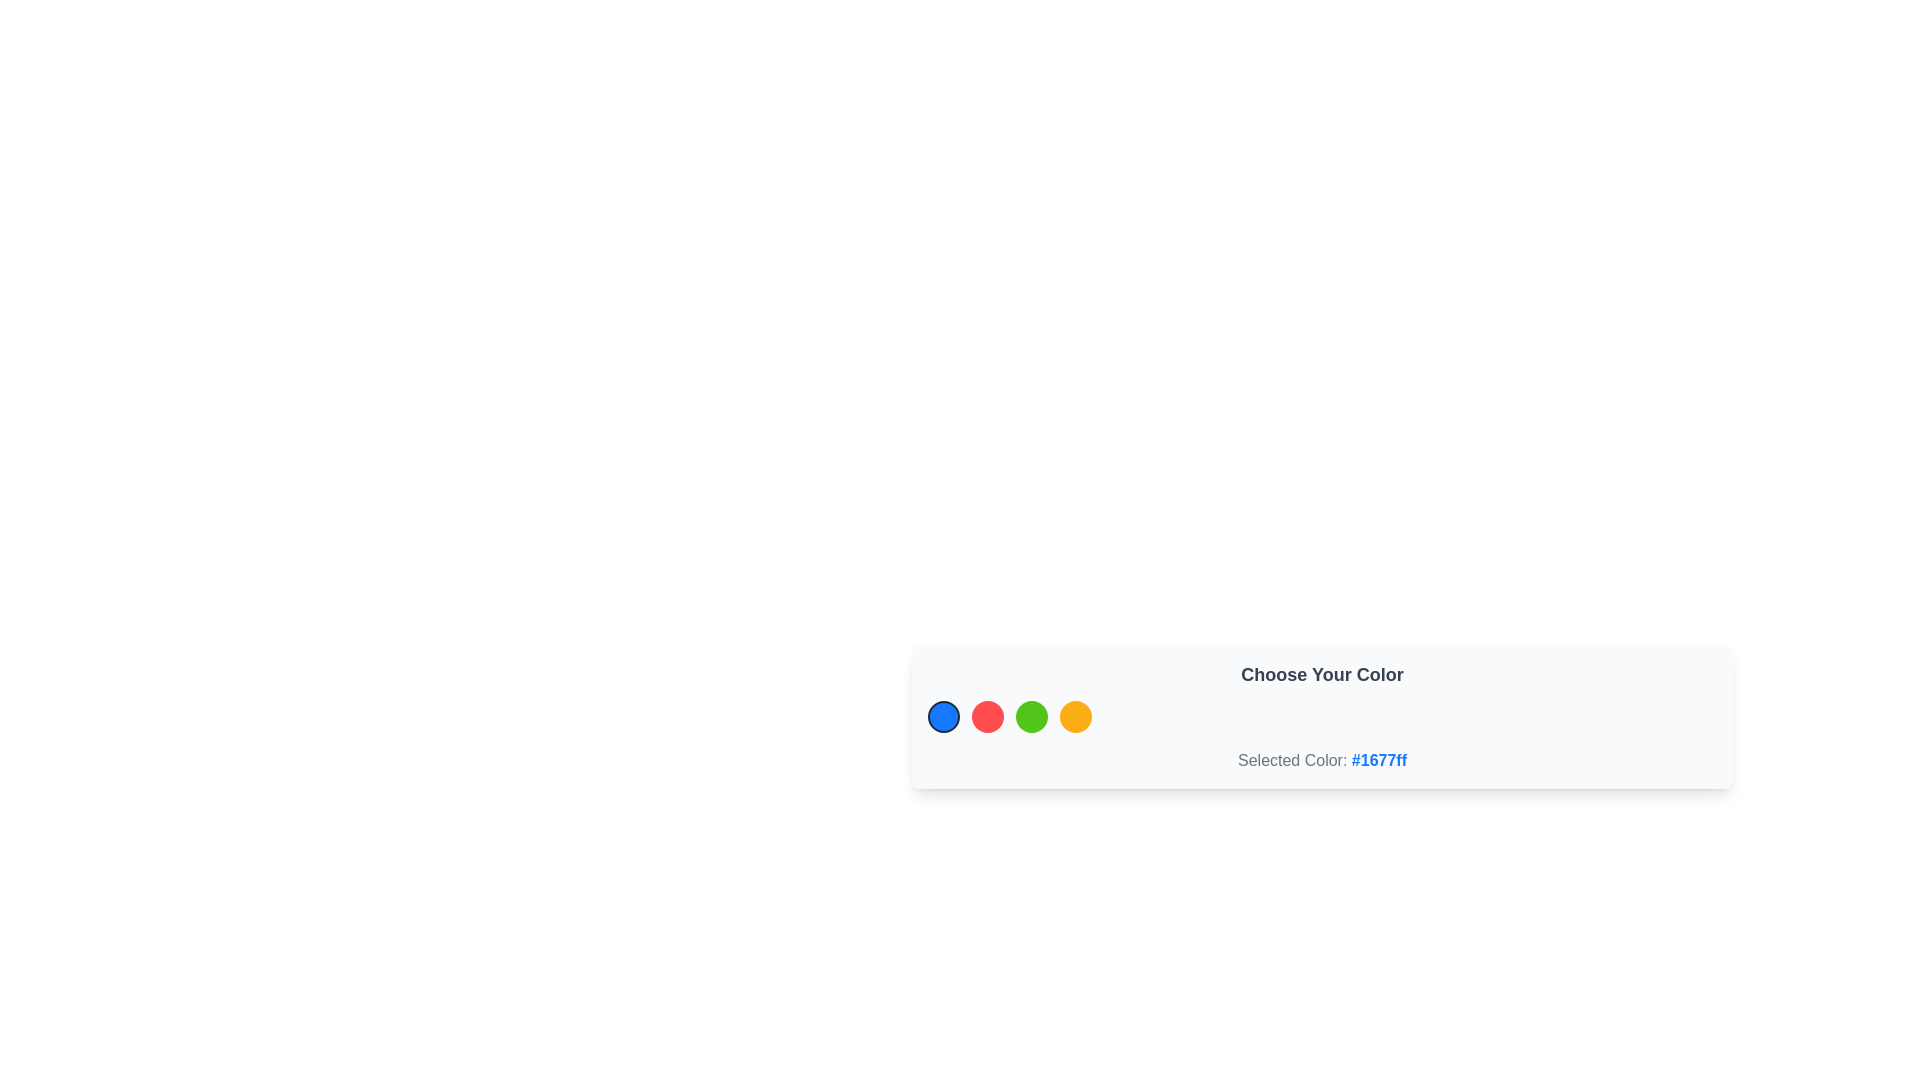  Describe the element at coordinates (943, 716) in the screenshot. I see `the first circular interactive button filled with solid blue color` at that location.